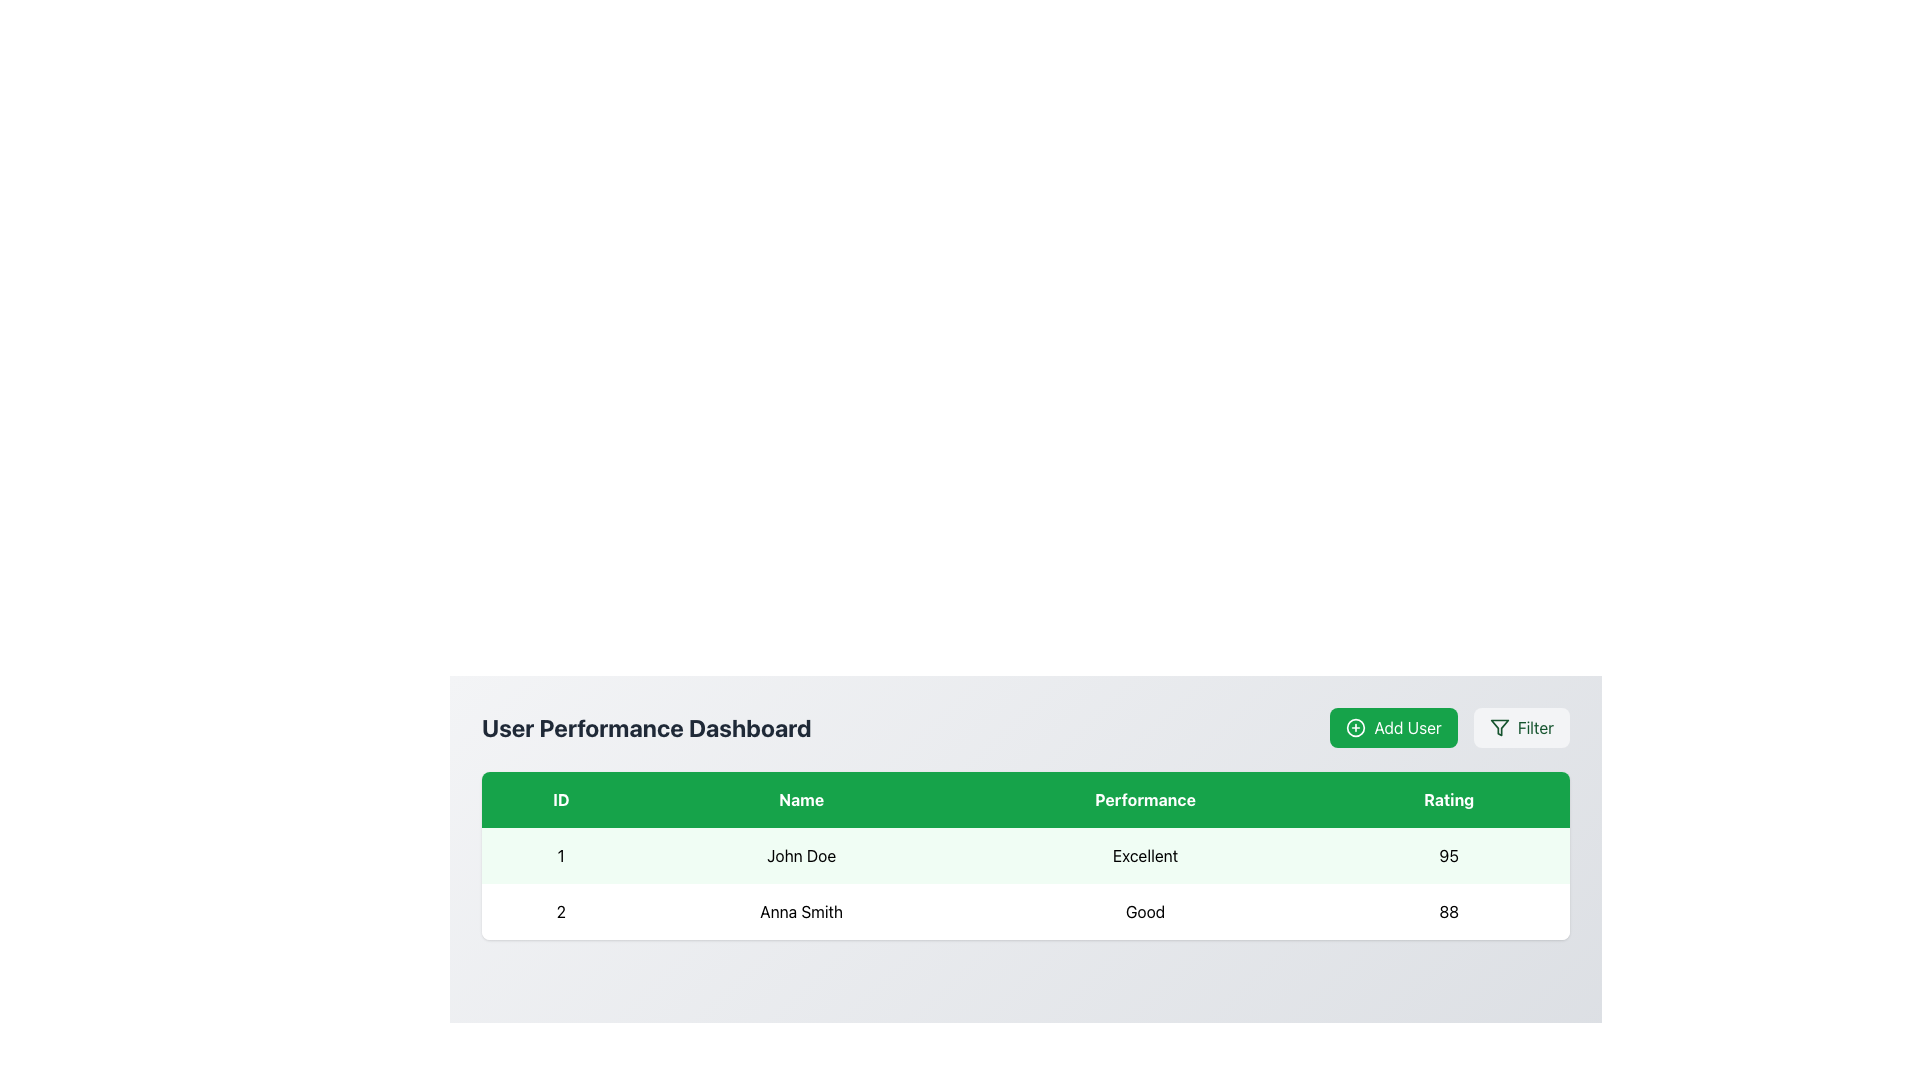 Image resolution: width=1920 pixels, height=1080 pixels. What do you see at coordinates (1145, 911) in the screenshot?
I see `the non-interactive text label indicating performance status in the third column of the second row of the User Performance Dashboard table` at bounding box center [1145, 911].